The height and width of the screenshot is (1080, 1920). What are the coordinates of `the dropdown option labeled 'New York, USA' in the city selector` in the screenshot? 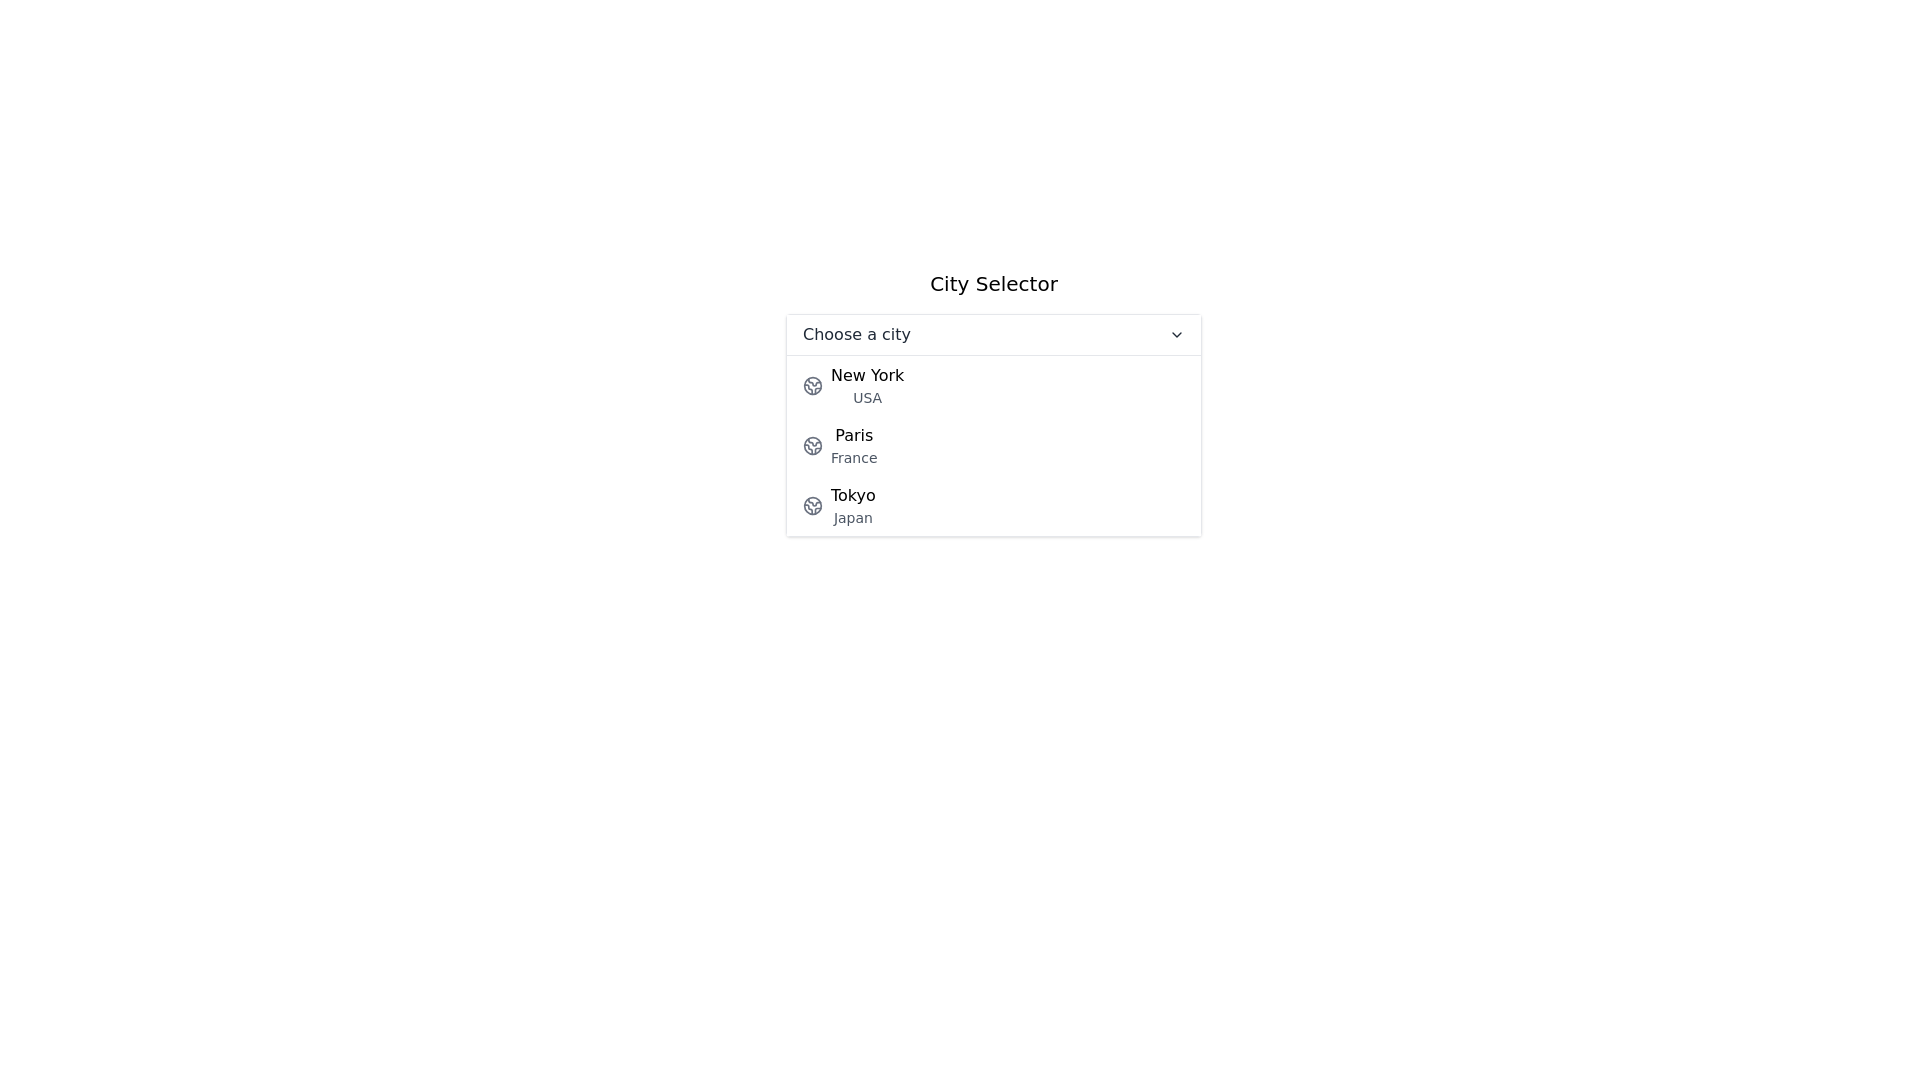 It's located at (867, 385).